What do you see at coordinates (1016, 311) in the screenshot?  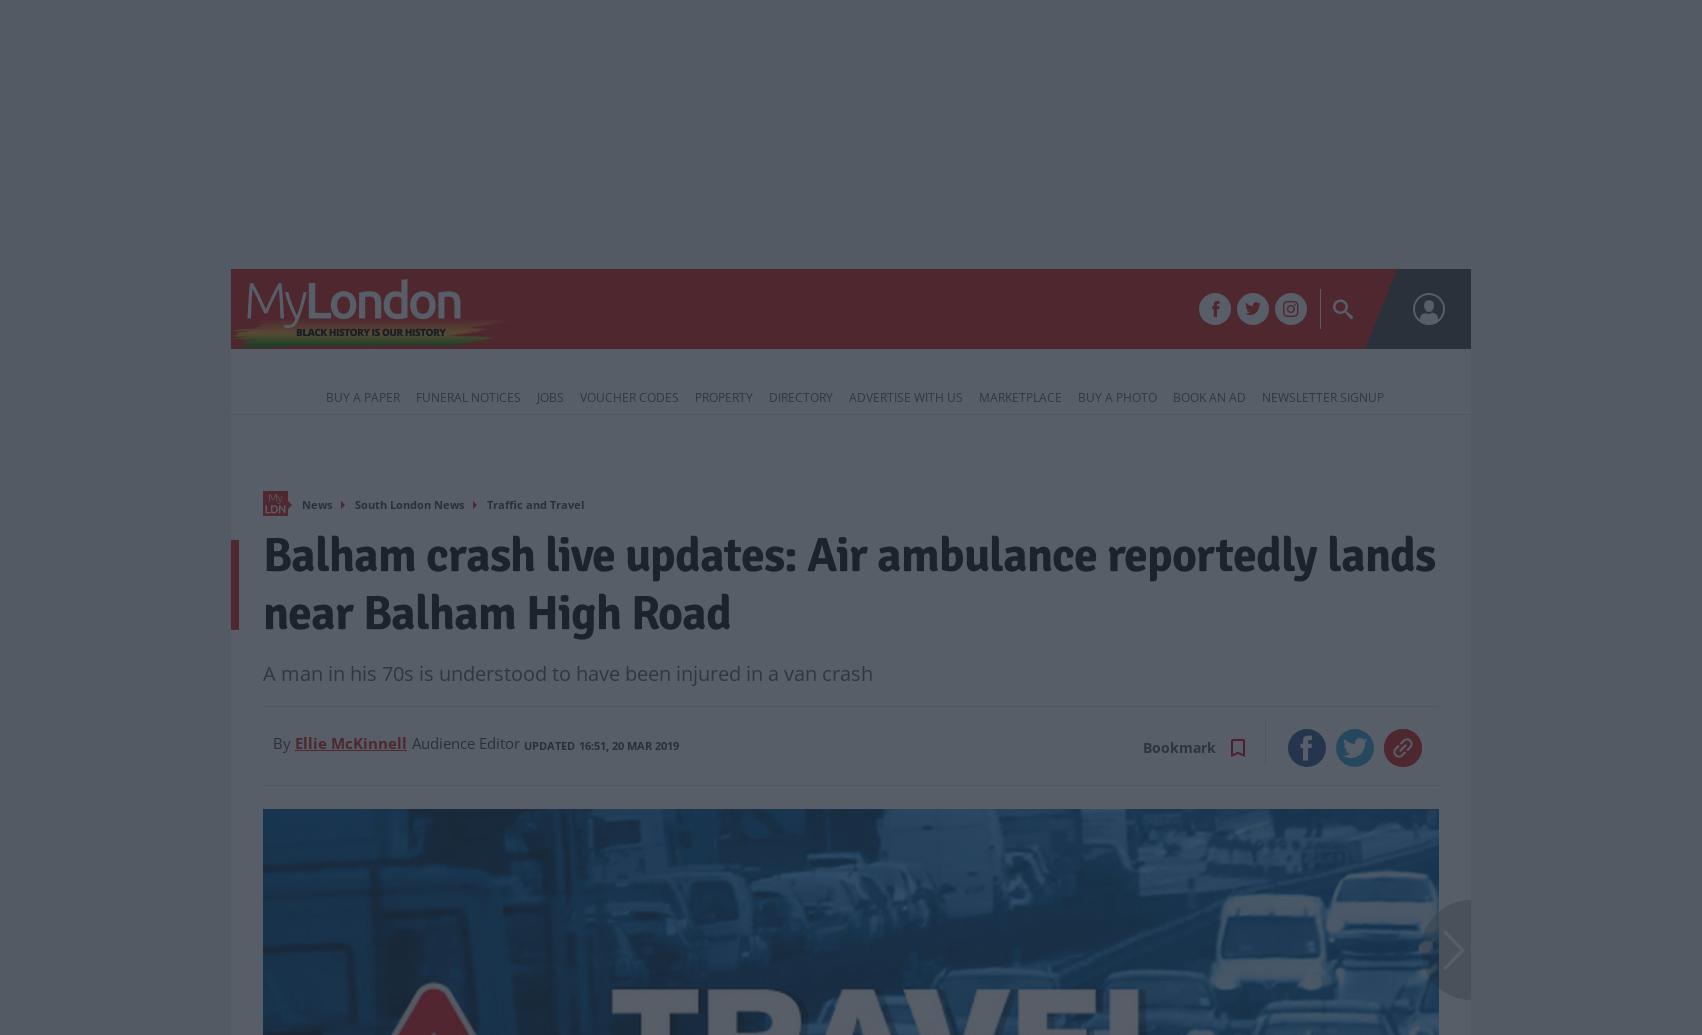 I see `'Showbiz'` at bounding box center [1016, 311].